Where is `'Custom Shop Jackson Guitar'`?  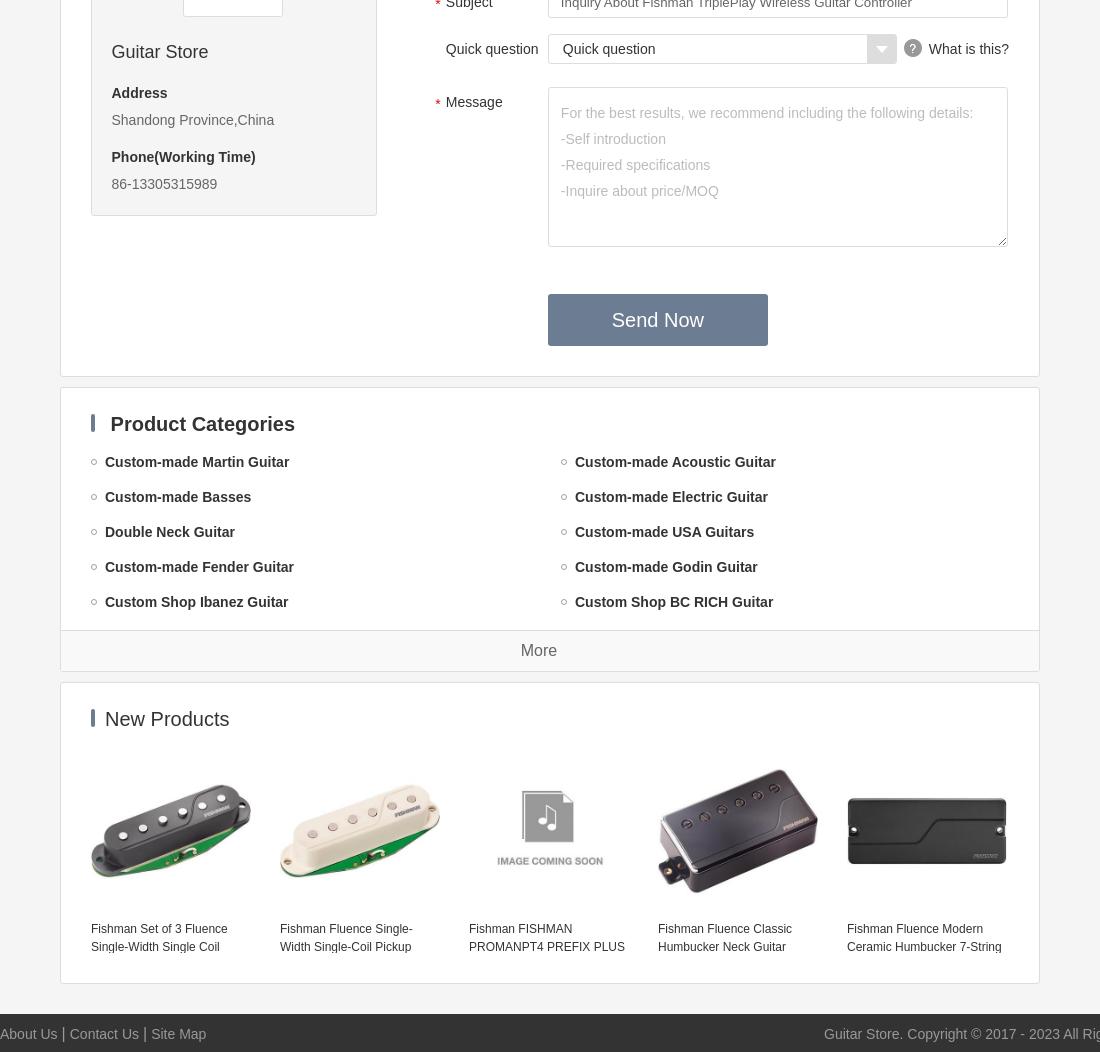
'Custom Shop Jackson Guitar' is located at coordinates (201, 812).